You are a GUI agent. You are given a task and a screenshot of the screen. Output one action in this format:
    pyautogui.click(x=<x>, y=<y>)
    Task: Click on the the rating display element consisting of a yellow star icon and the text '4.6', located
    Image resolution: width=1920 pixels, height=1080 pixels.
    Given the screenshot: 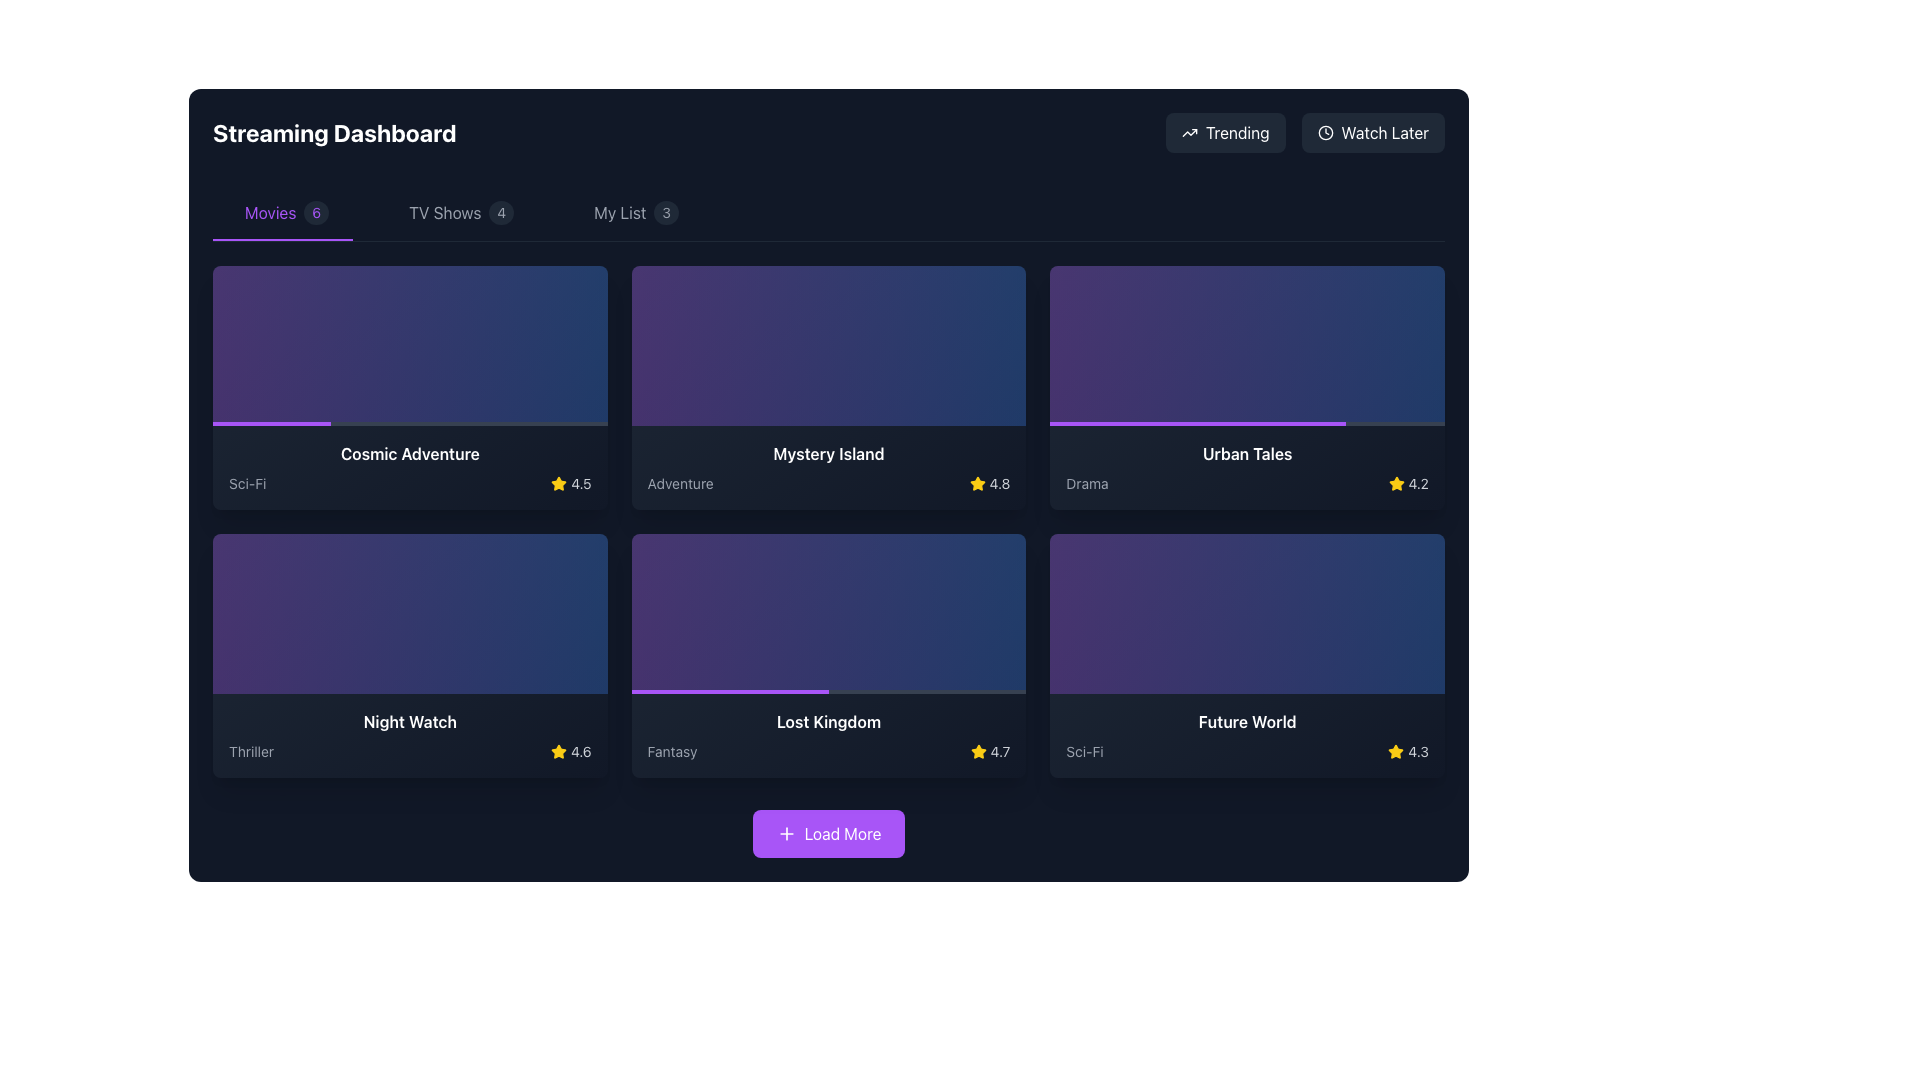 What is the action you would take?
    pyautogui.click(x=570, y=752)
    